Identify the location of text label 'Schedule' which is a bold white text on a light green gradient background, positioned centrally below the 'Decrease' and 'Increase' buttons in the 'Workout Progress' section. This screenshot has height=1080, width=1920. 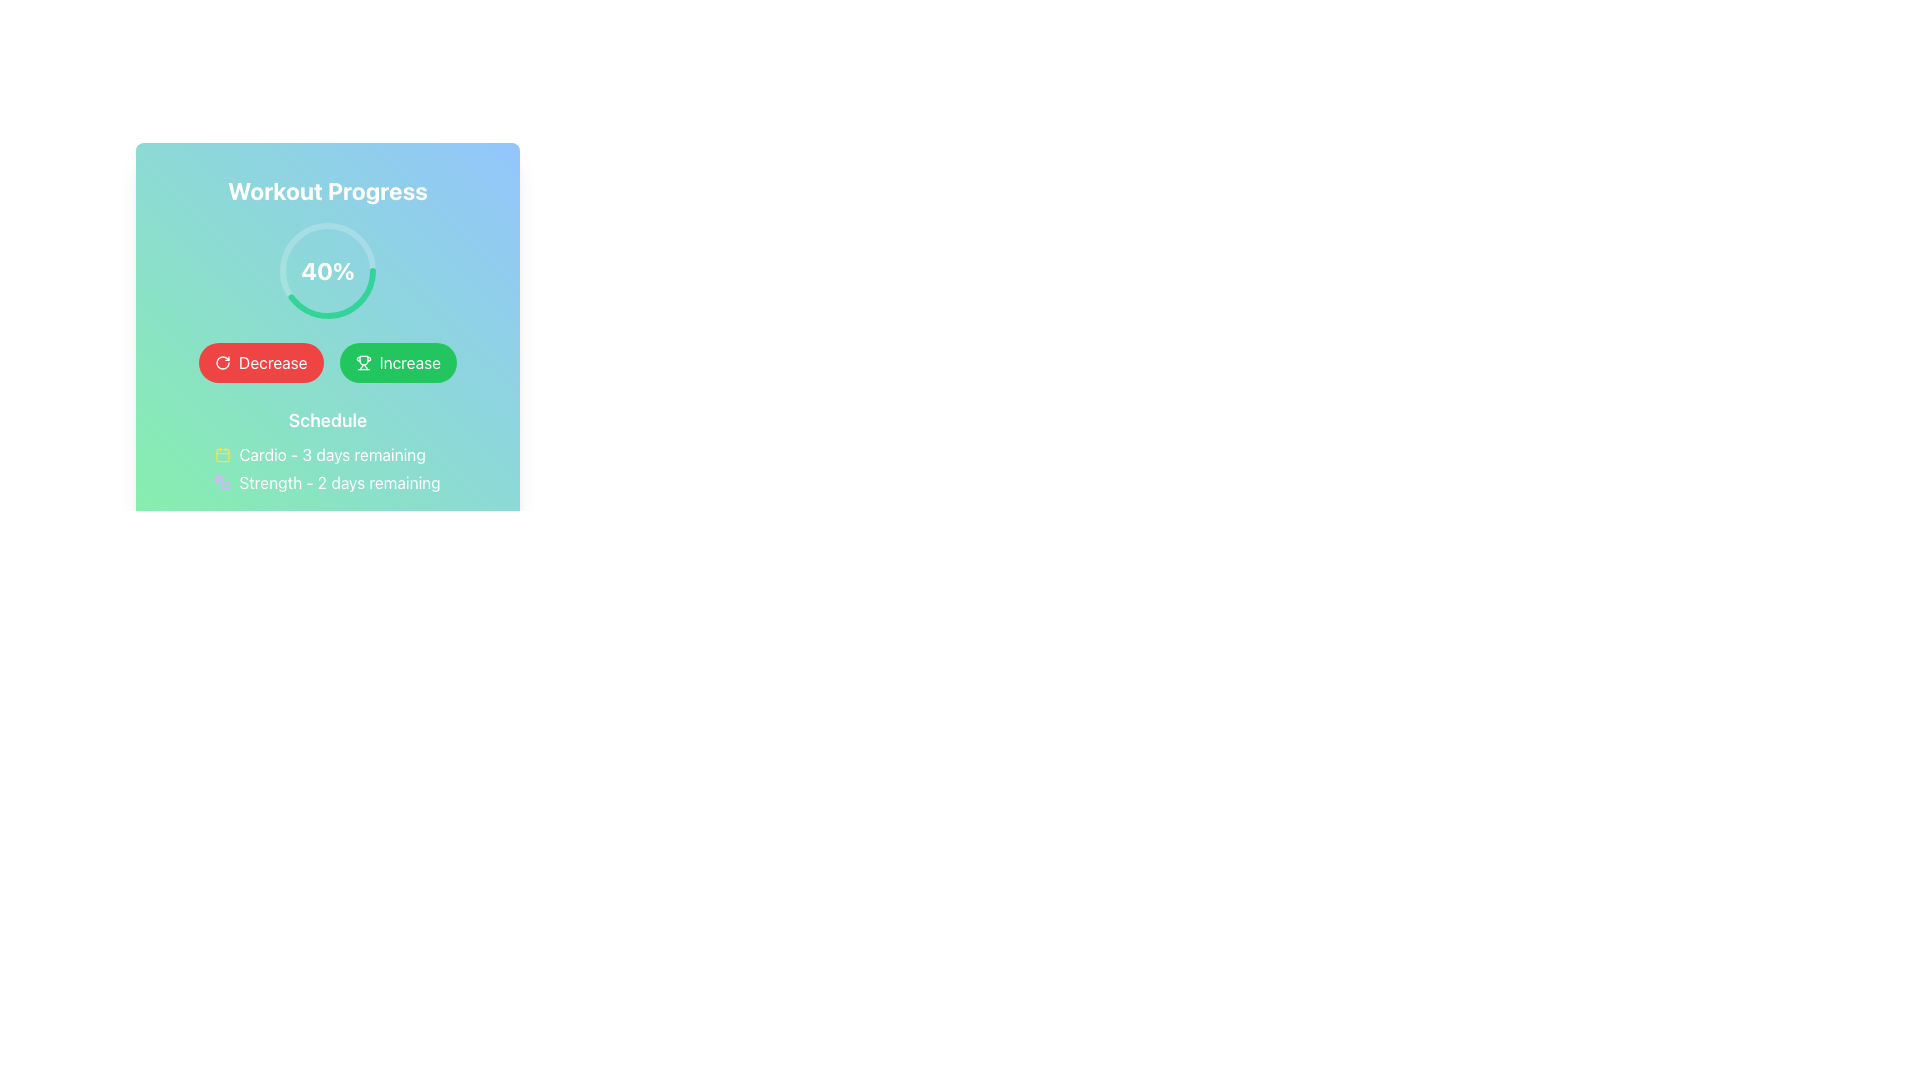
(327, 419).